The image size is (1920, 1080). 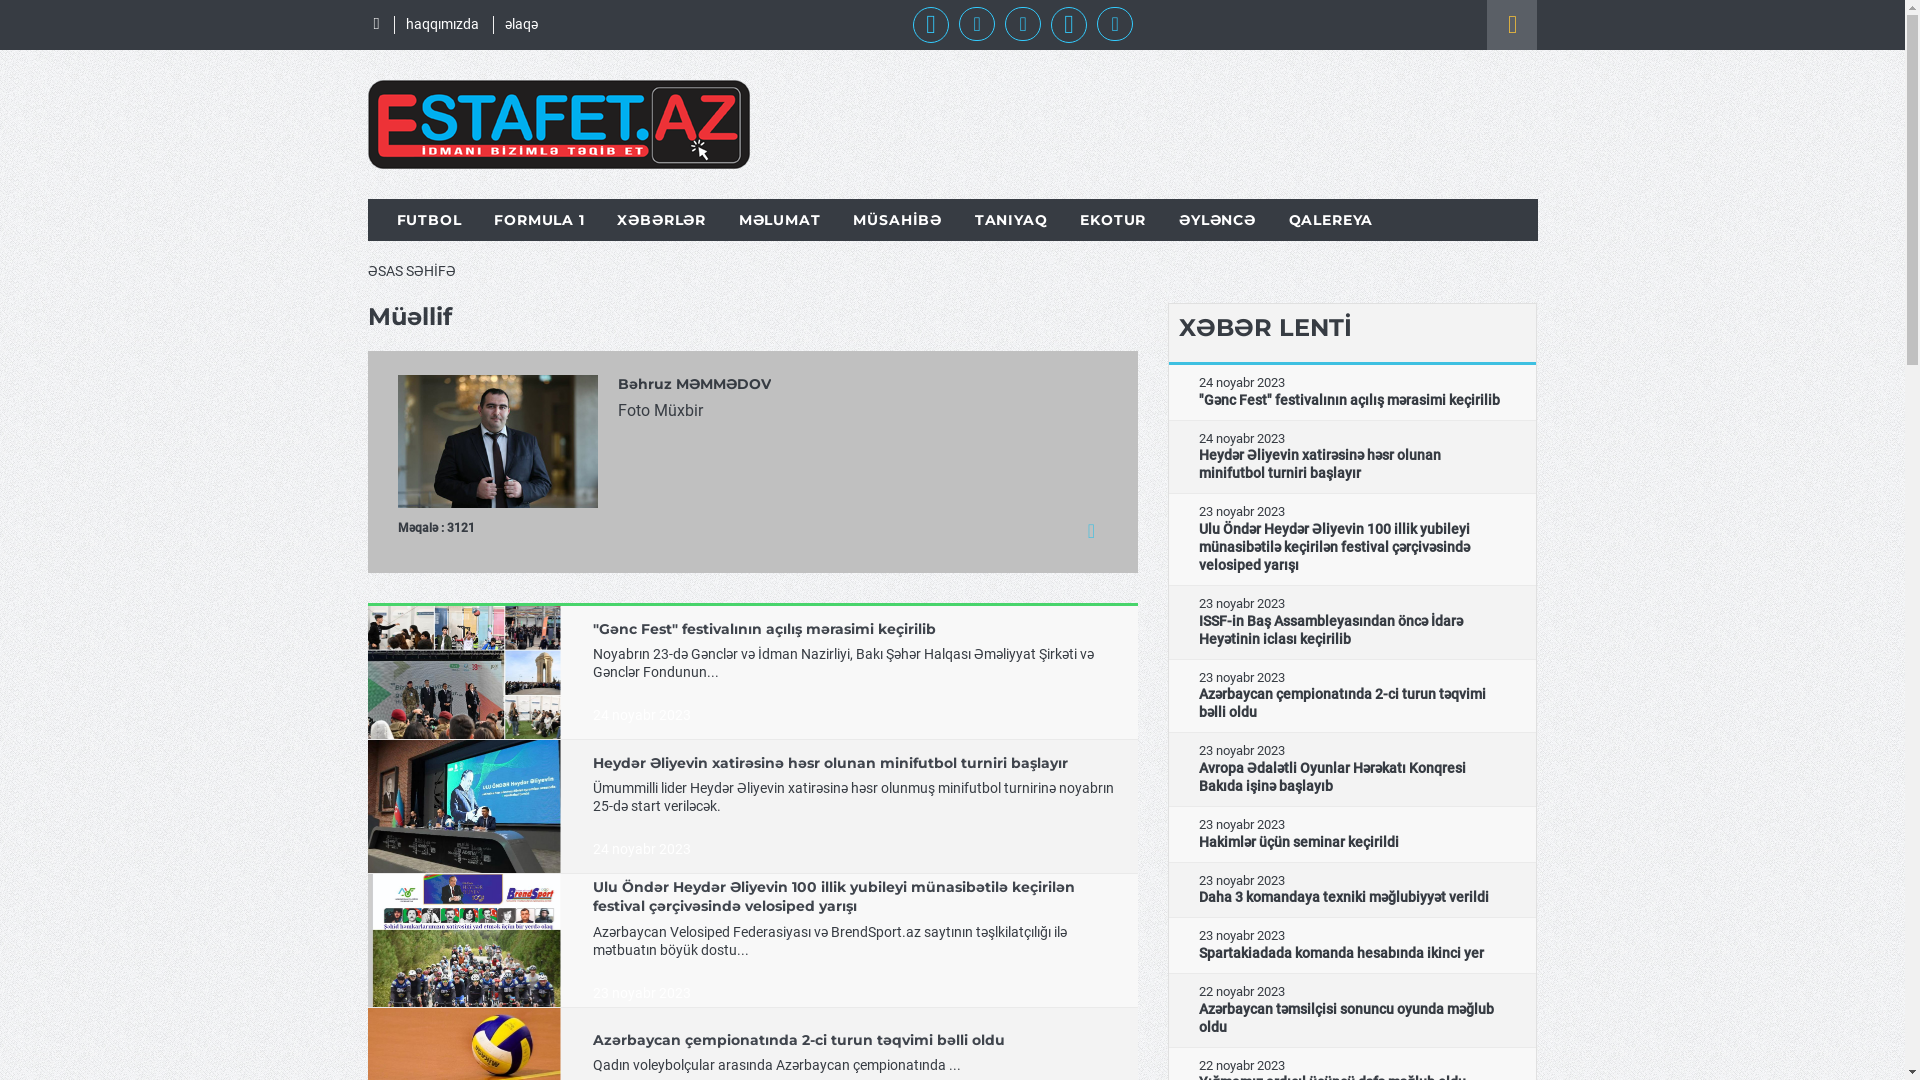 I want to click on 'EKOTUR', so click(x=1112, y=219).